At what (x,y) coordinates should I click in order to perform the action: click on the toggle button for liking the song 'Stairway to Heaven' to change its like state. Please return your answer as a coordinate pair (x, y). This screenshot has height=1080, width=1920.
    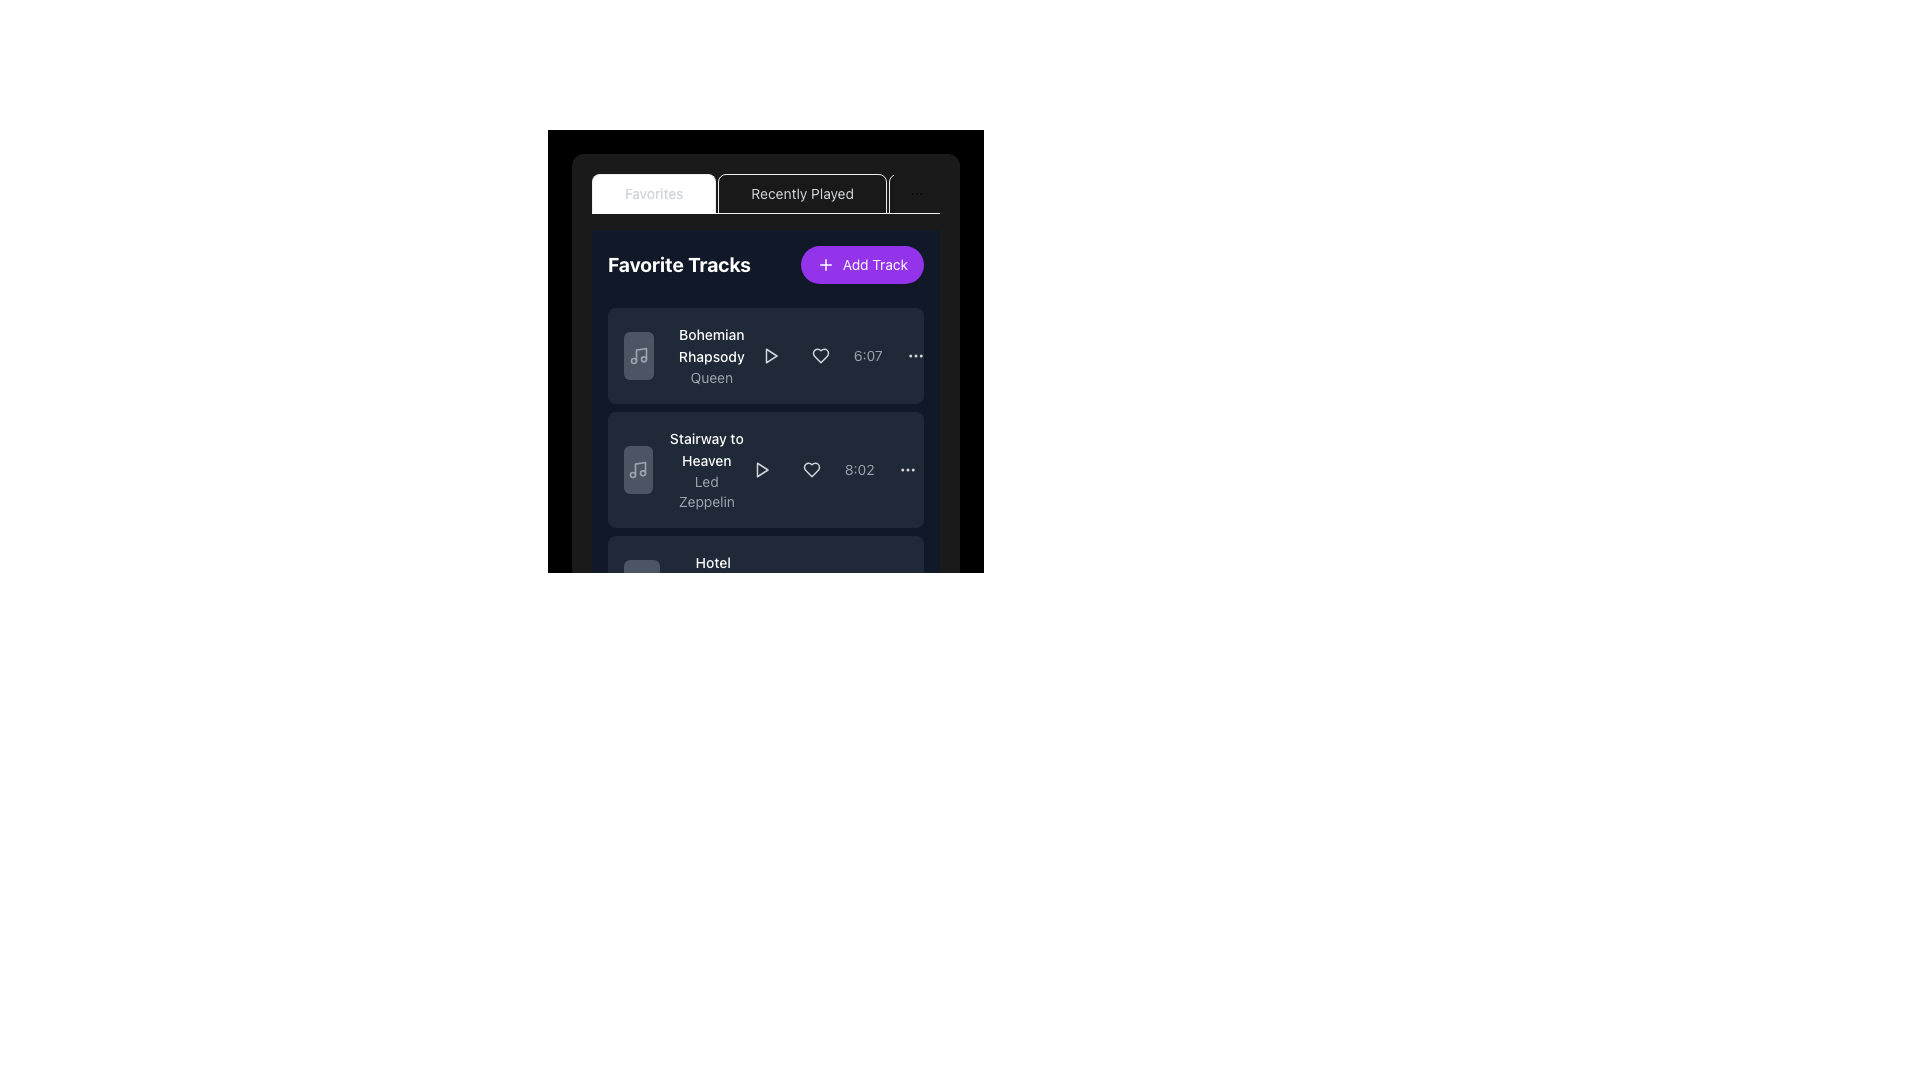
    Looking at the image, I should click on (811, 470).